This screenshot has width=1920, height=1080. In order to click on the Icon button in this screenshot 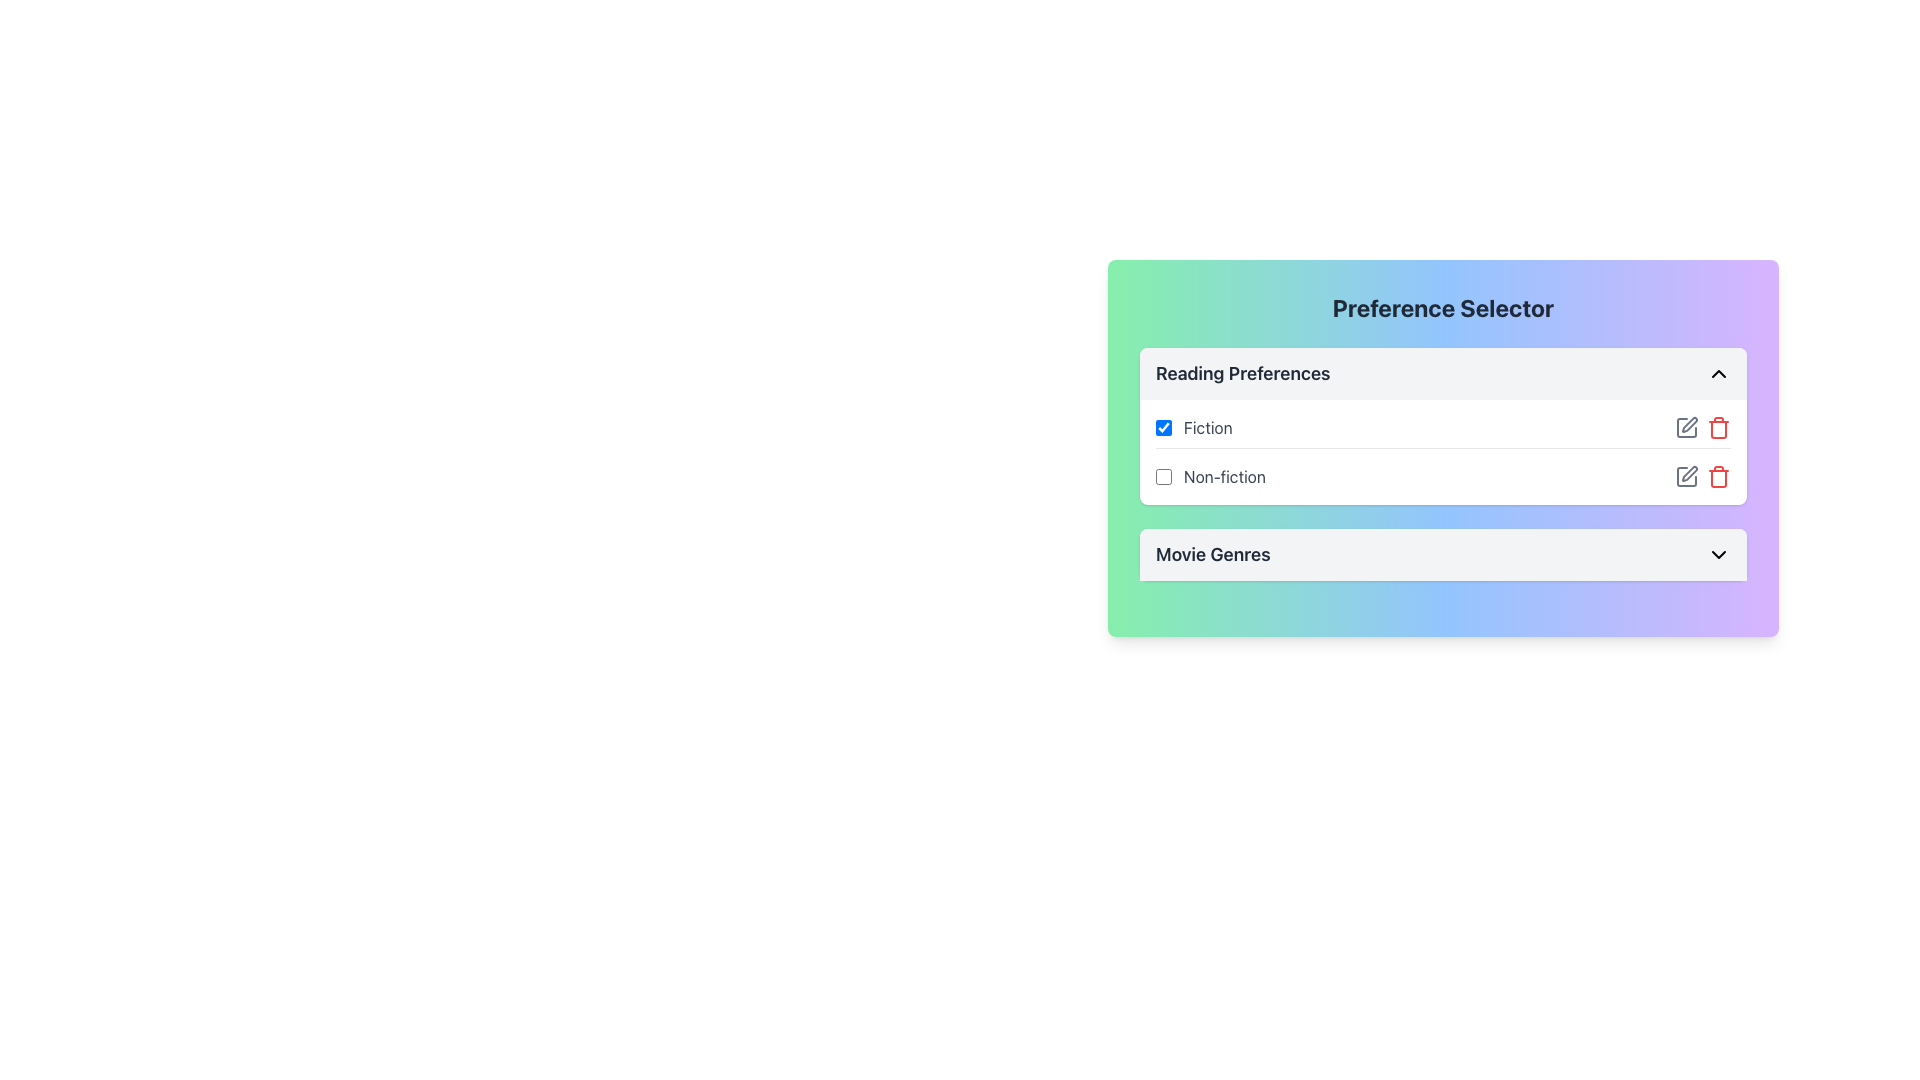, I will do `click(1688, 423)`.